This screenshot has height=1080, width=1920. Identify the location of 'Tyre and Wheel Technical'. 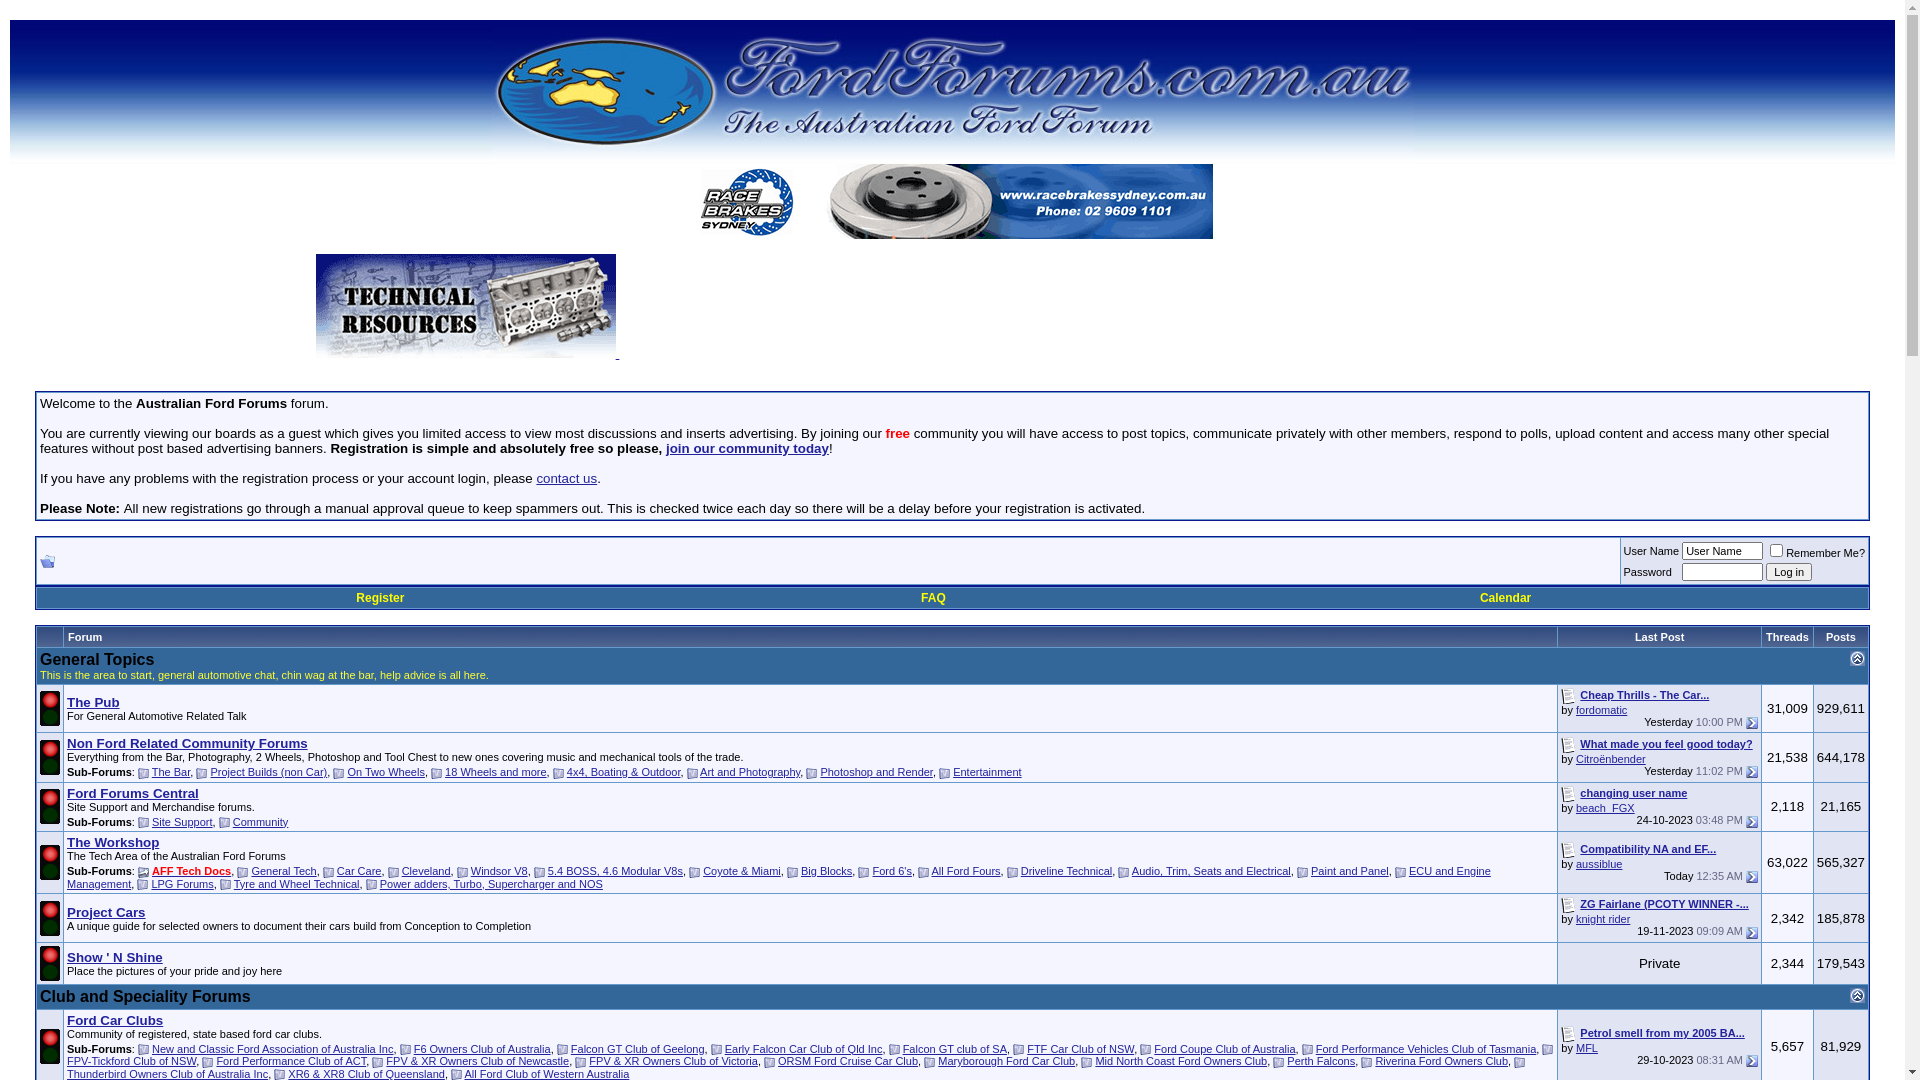
(234, 882).